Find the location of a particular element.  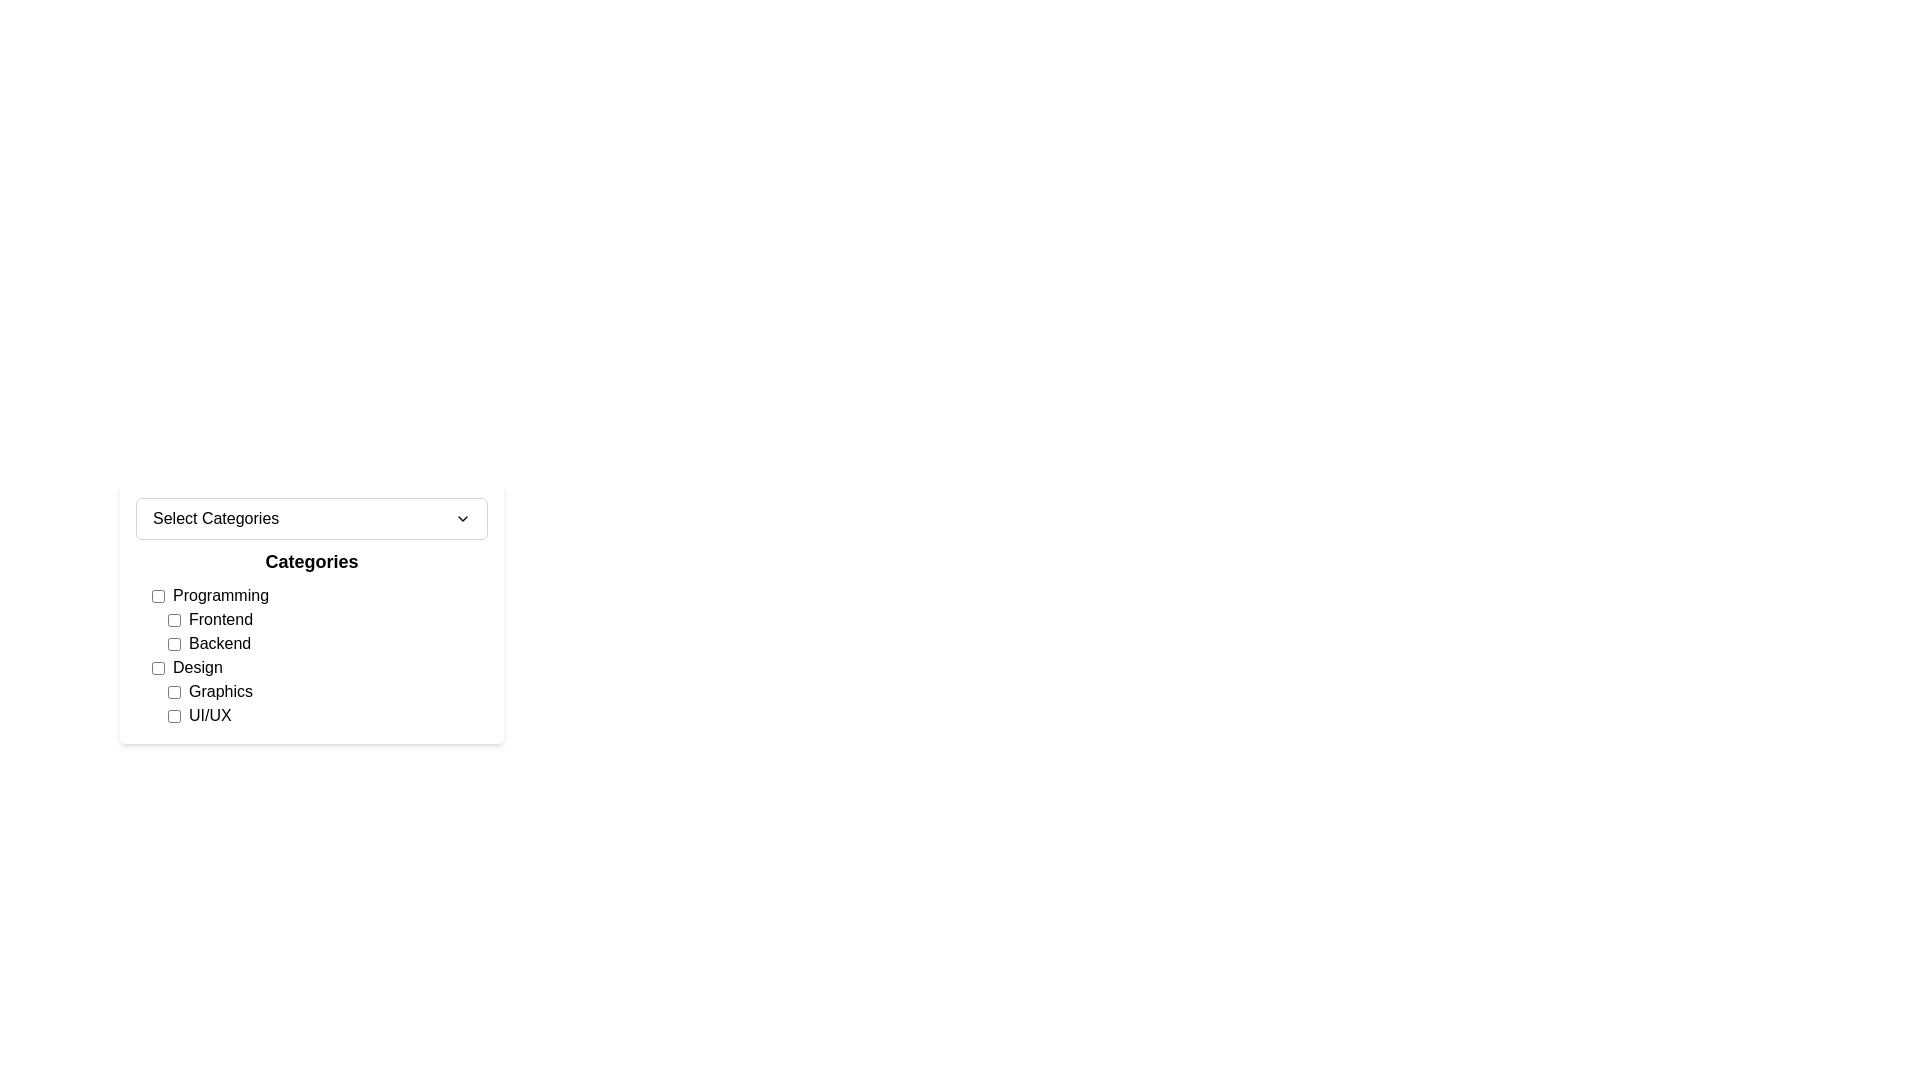

the checkbox located to the left of the 'Design' label in the vertical list is located at coordinates (157, 667).